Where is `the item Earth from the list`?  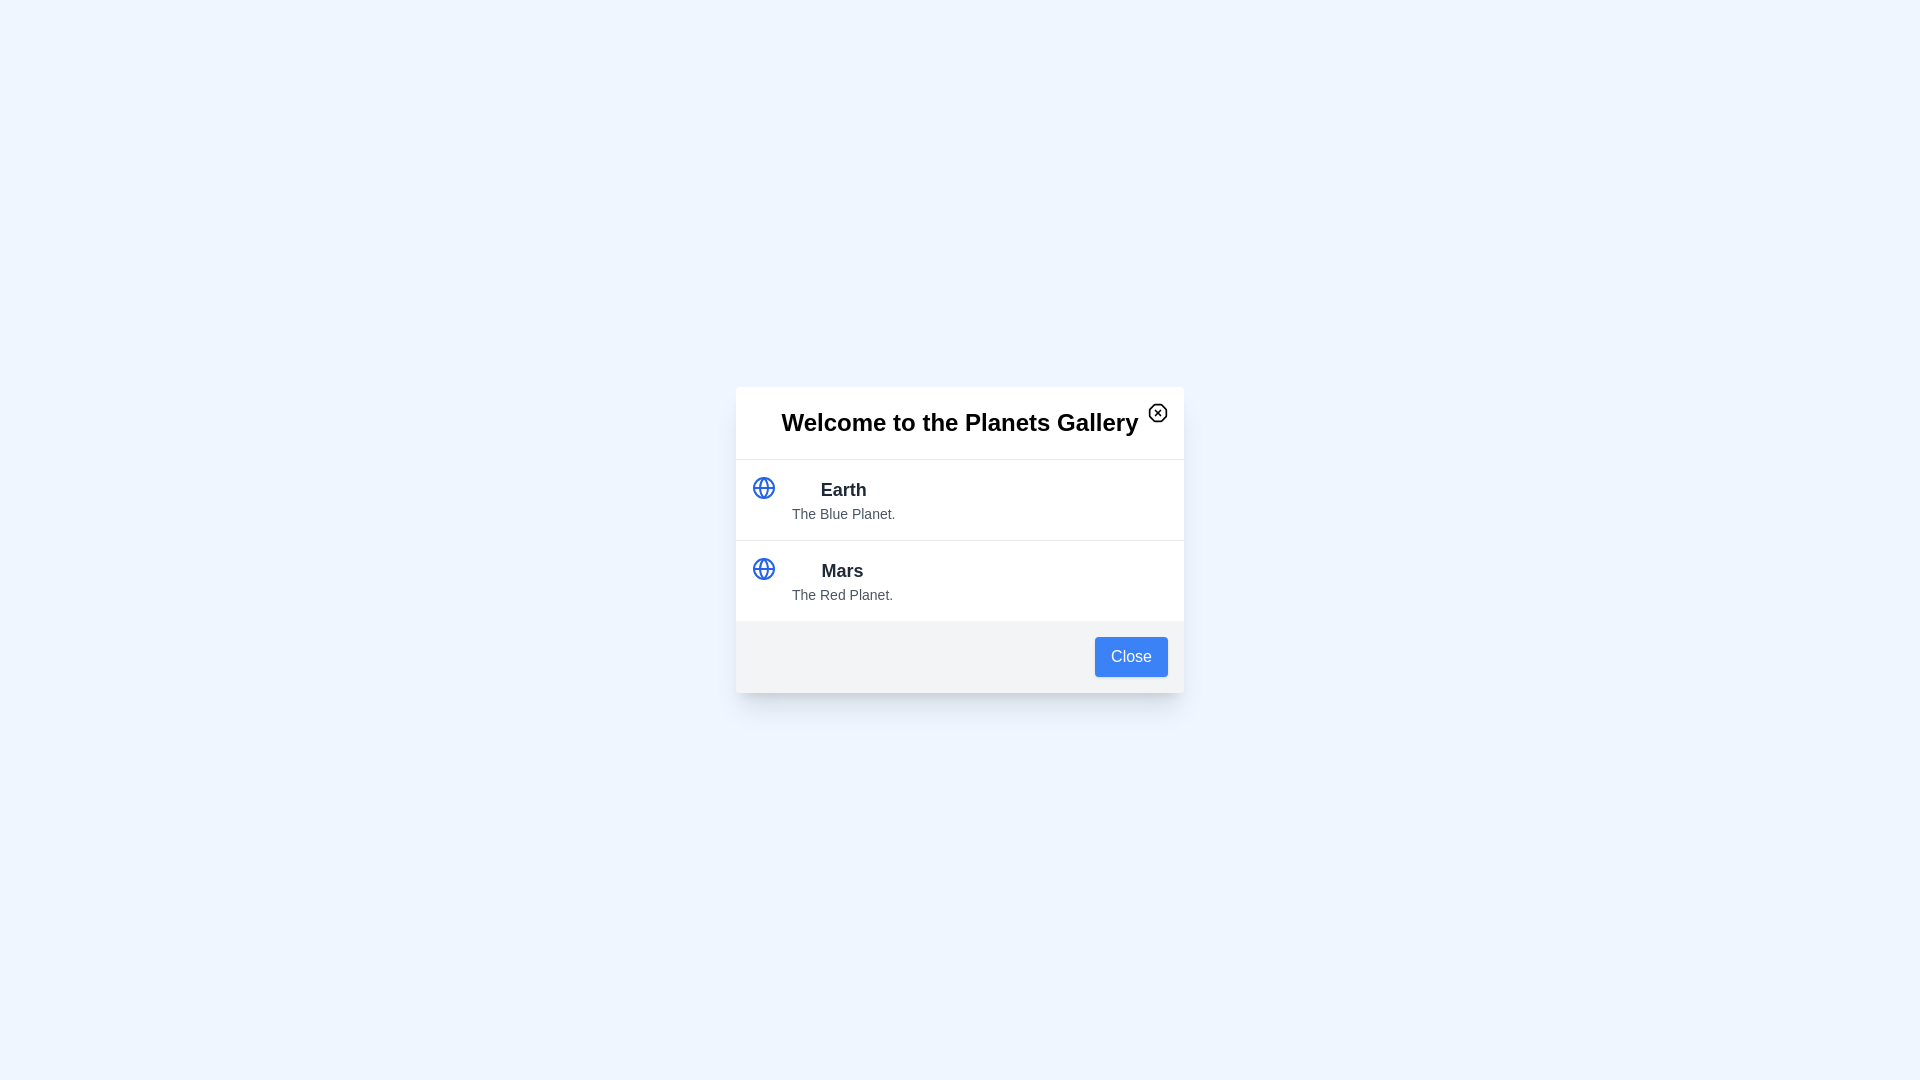
the item Earth from the list is located at coordinates (843, 489).